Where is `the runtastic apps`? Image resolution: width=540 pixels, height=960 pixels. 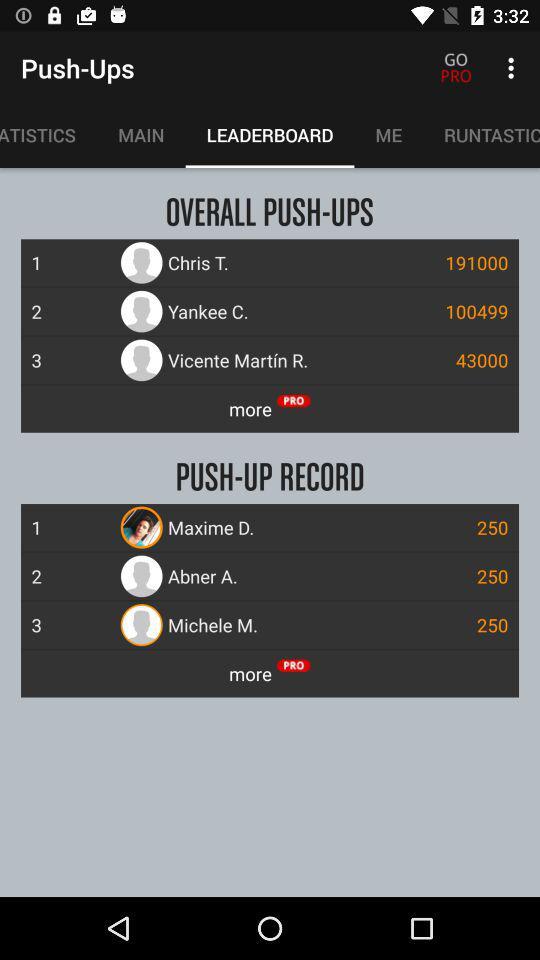 the runtastic apps is located at coordinates (480, 134).